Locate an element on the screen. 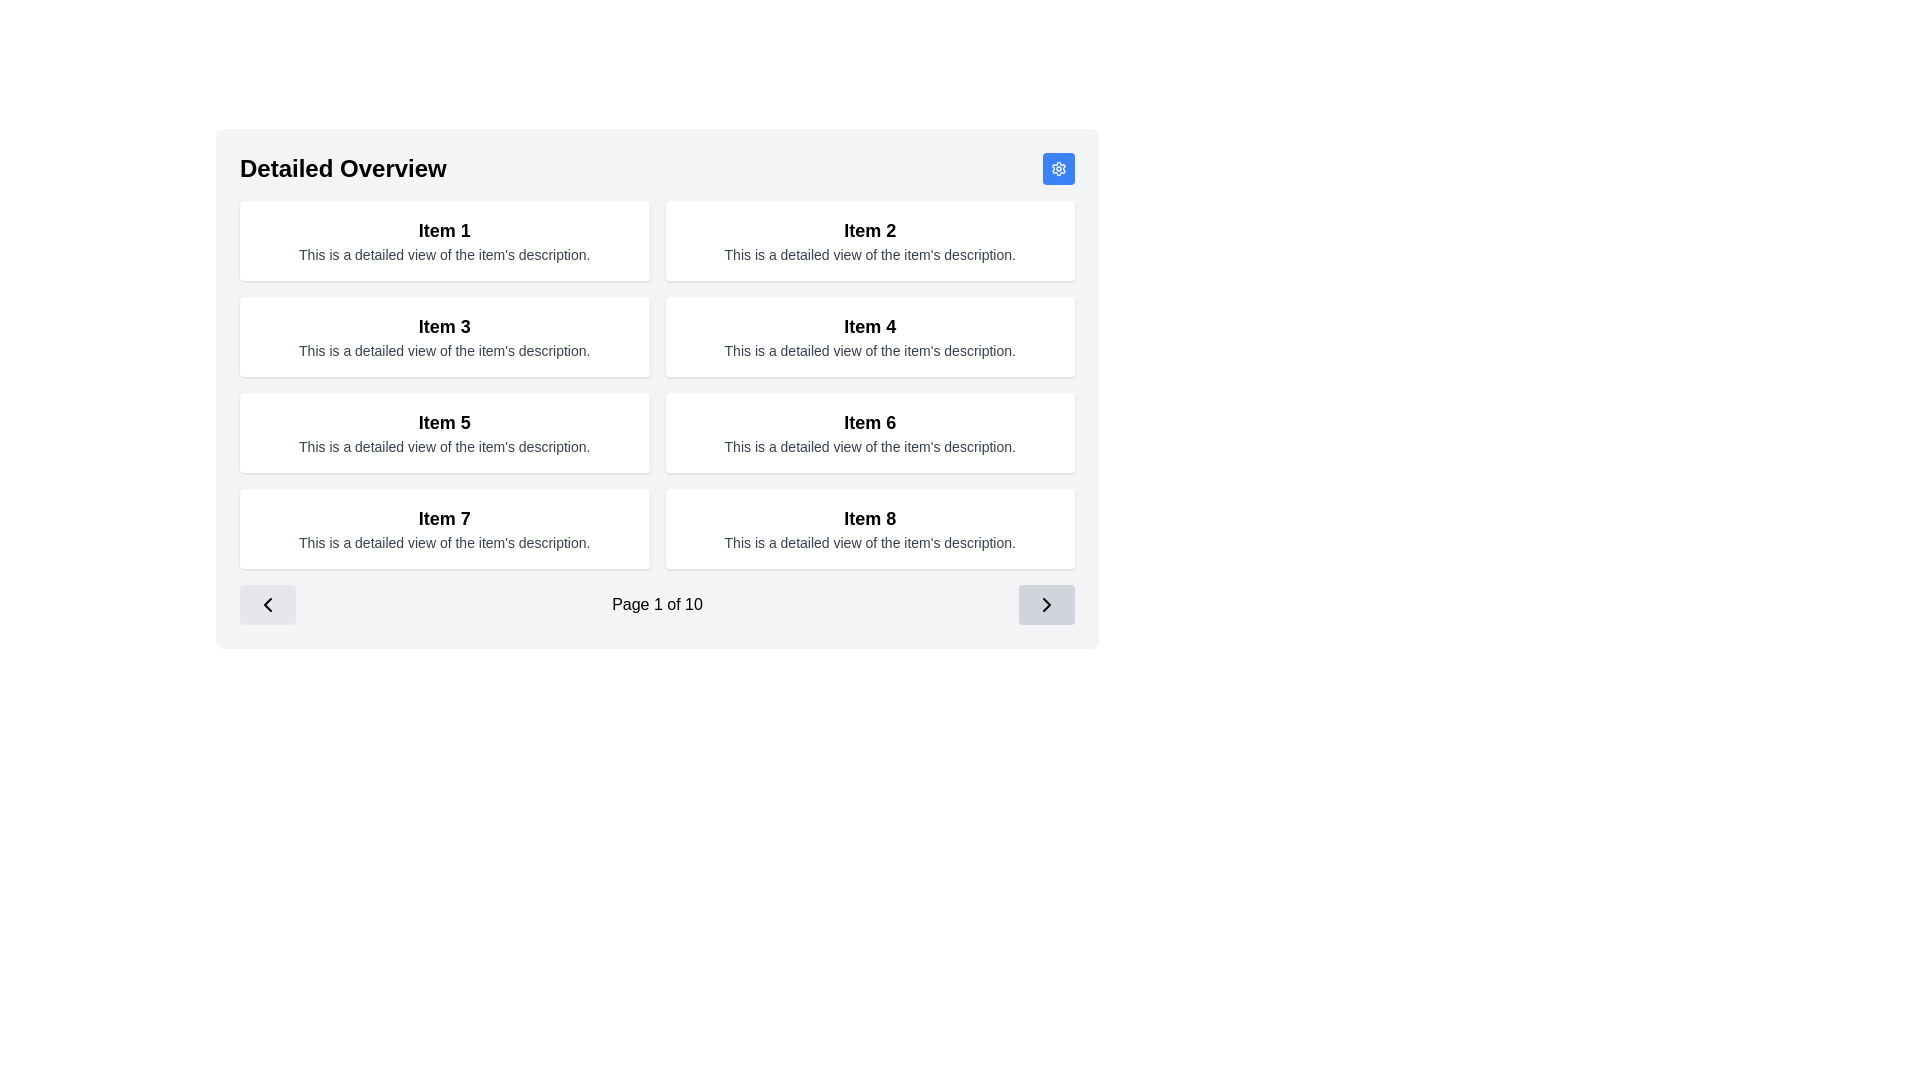 The image size is (1920, 1080). bold text label 'Item 1' located at the upper-left corner of the grid layout in the first box of the first row is located at coordinates (443, 230).